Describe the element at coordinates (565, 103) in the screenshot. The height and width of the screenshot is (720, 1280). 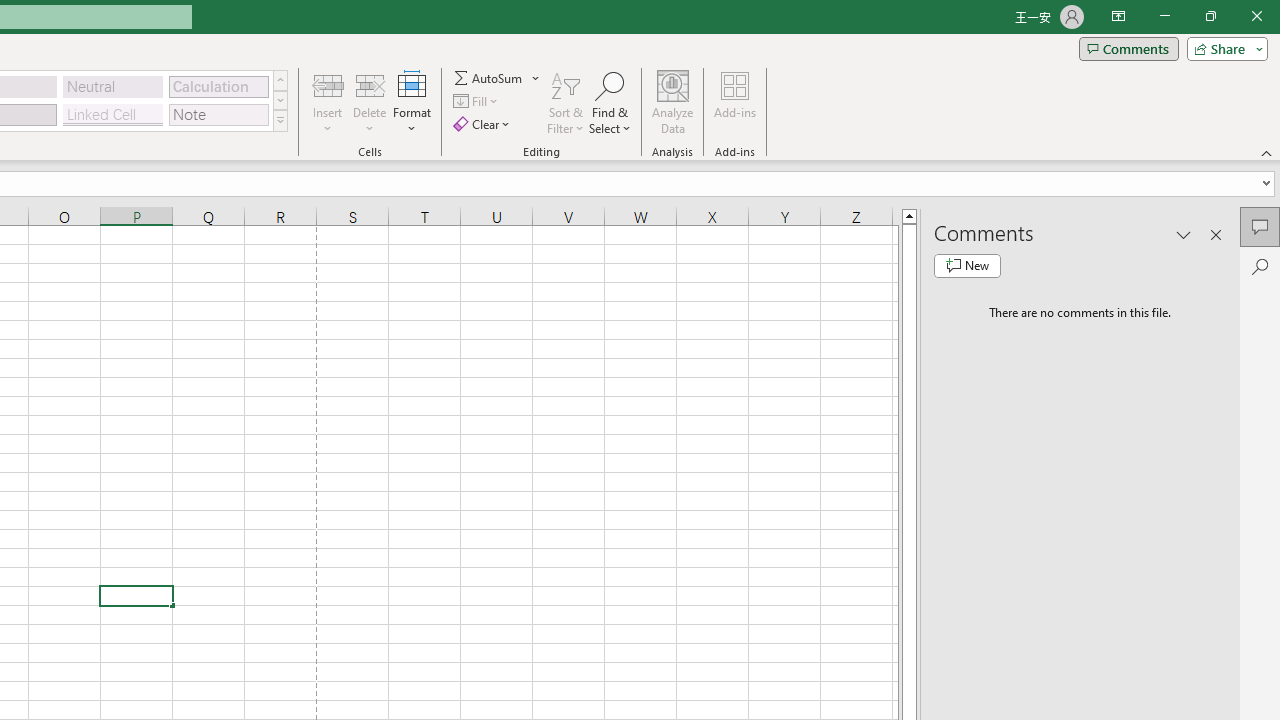
I see `'Sort & Filter'` at that location.